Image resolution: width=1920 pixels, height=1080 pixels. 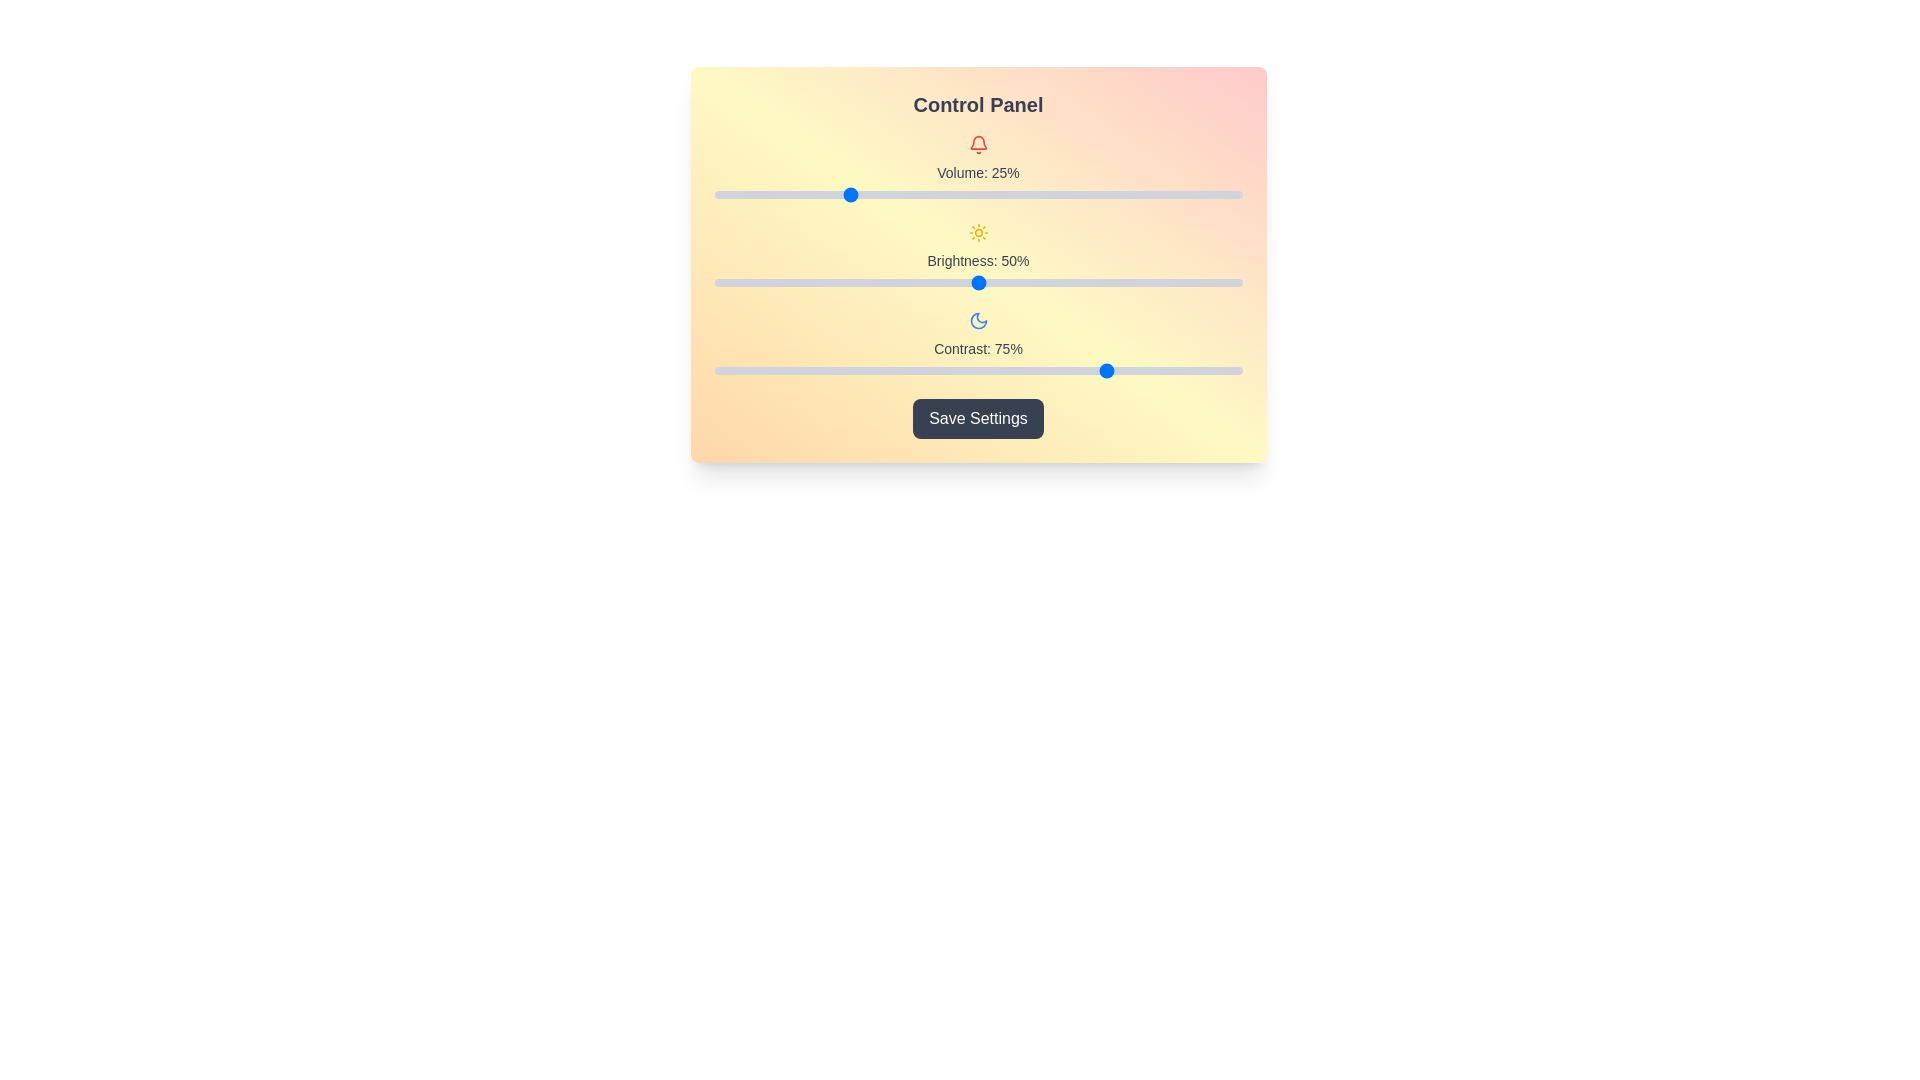 I want to click on brightness, so click(x=814, y=282).